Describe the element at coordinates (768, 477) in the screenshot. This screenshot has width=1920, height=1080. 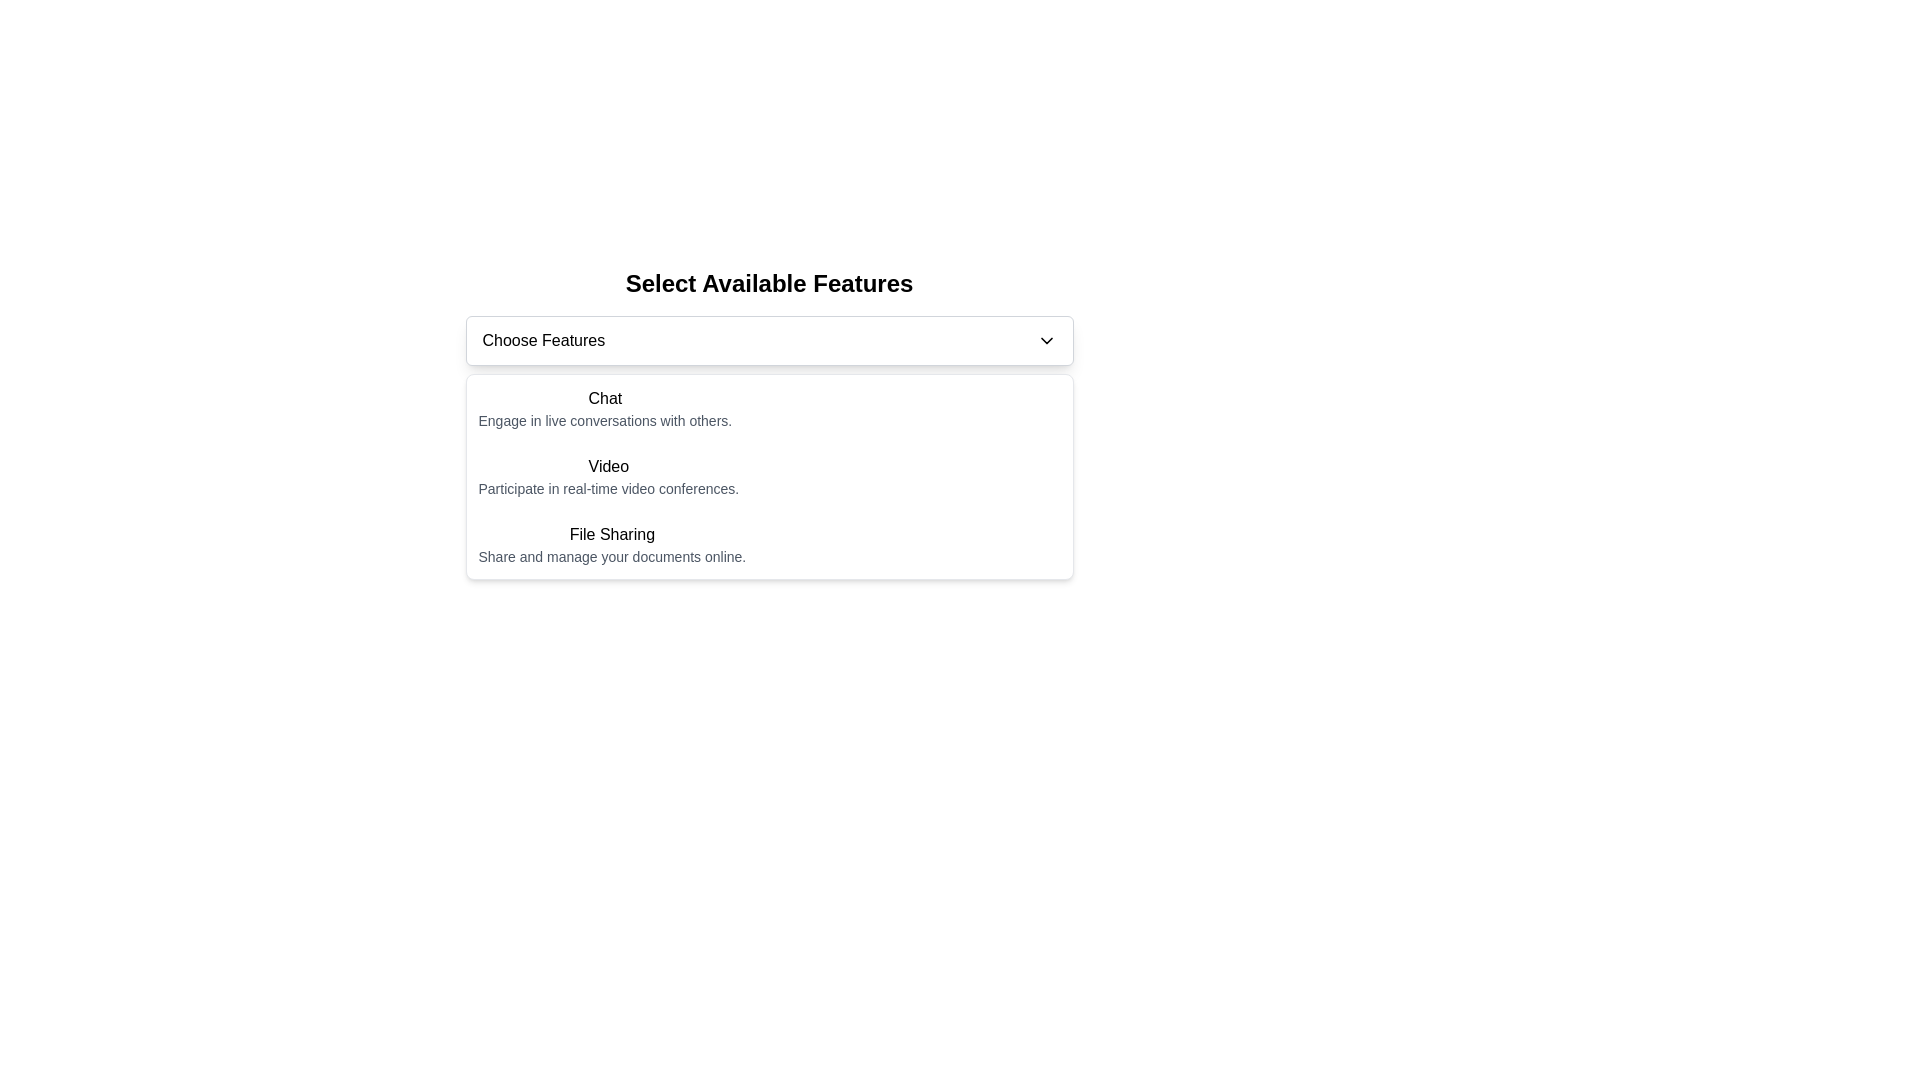
I see `the second row of the Interactive List Row that provides information about the 'Video' feature, located below the 'Select Available Features' dropdown menu` at that location.